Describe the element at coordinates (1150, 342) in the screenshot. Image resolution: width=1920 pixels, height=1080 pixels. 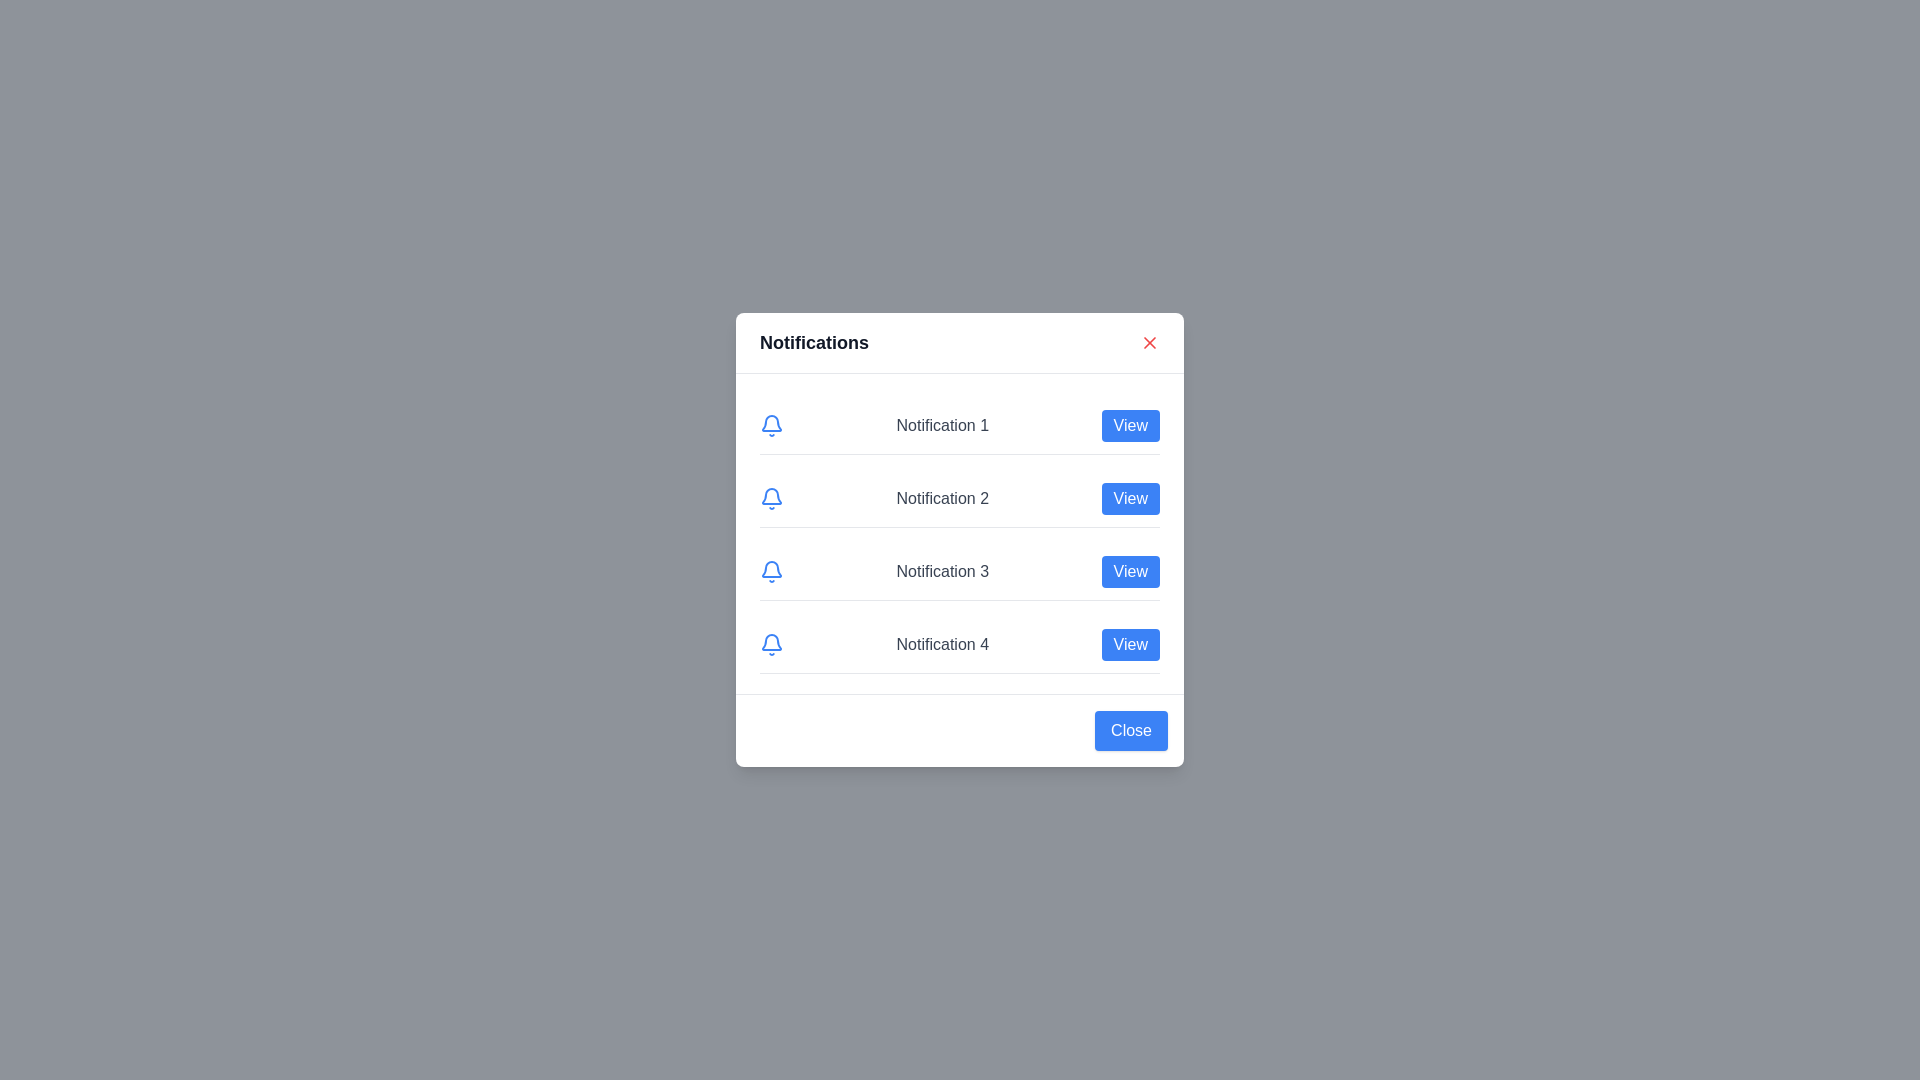
I see `the top-right close button to close the notification dialog` at that location.